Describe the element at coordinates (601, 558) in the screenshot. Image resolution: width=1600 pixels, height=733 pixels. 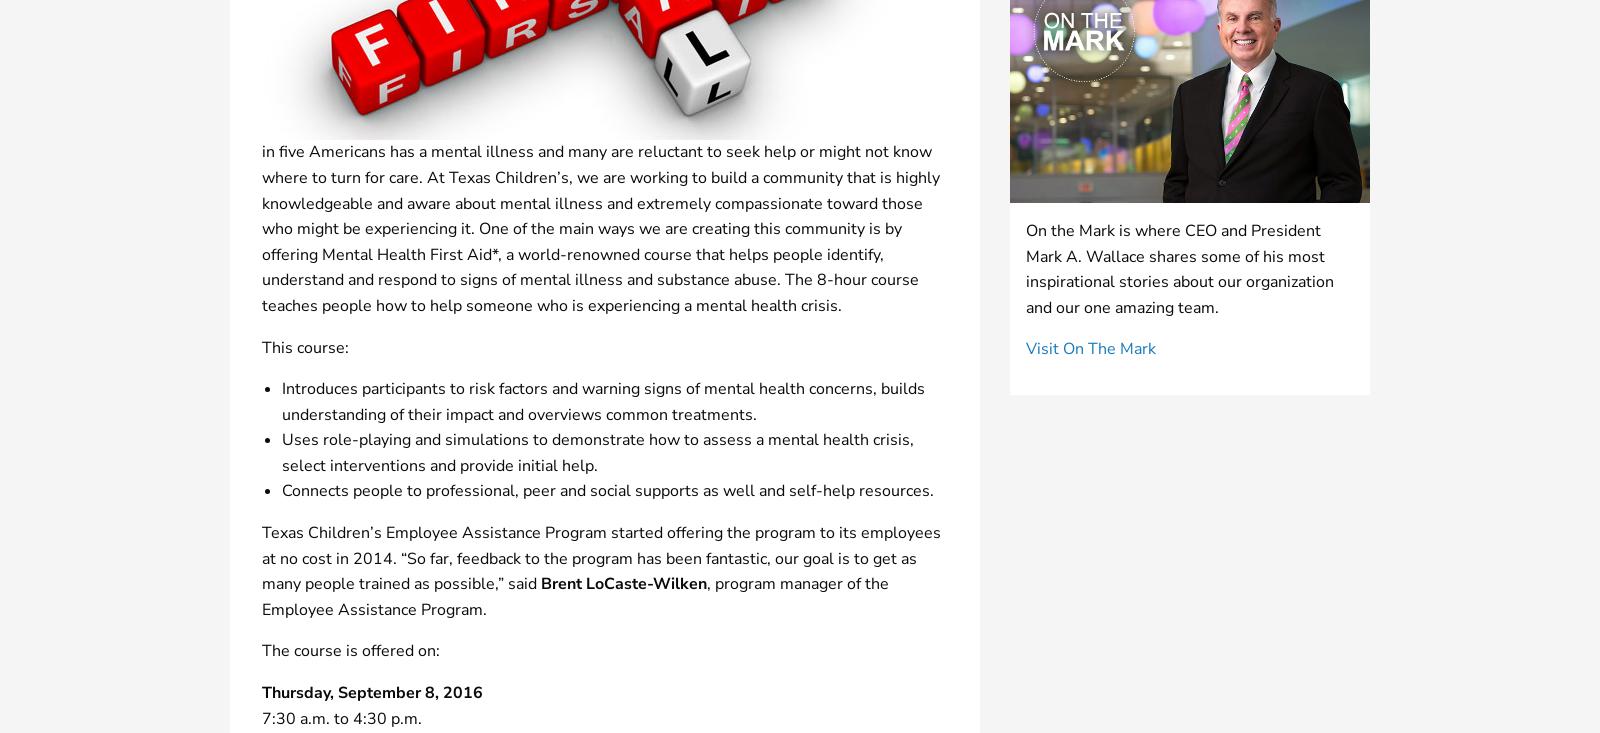
I see `'Texas Children’s Employee Assistance Program started offering the program to its employees at no cost in 2014. “So far, feedback to the program has been fantastic, our goal is to get as many people trained as possible,” said'` at that location.